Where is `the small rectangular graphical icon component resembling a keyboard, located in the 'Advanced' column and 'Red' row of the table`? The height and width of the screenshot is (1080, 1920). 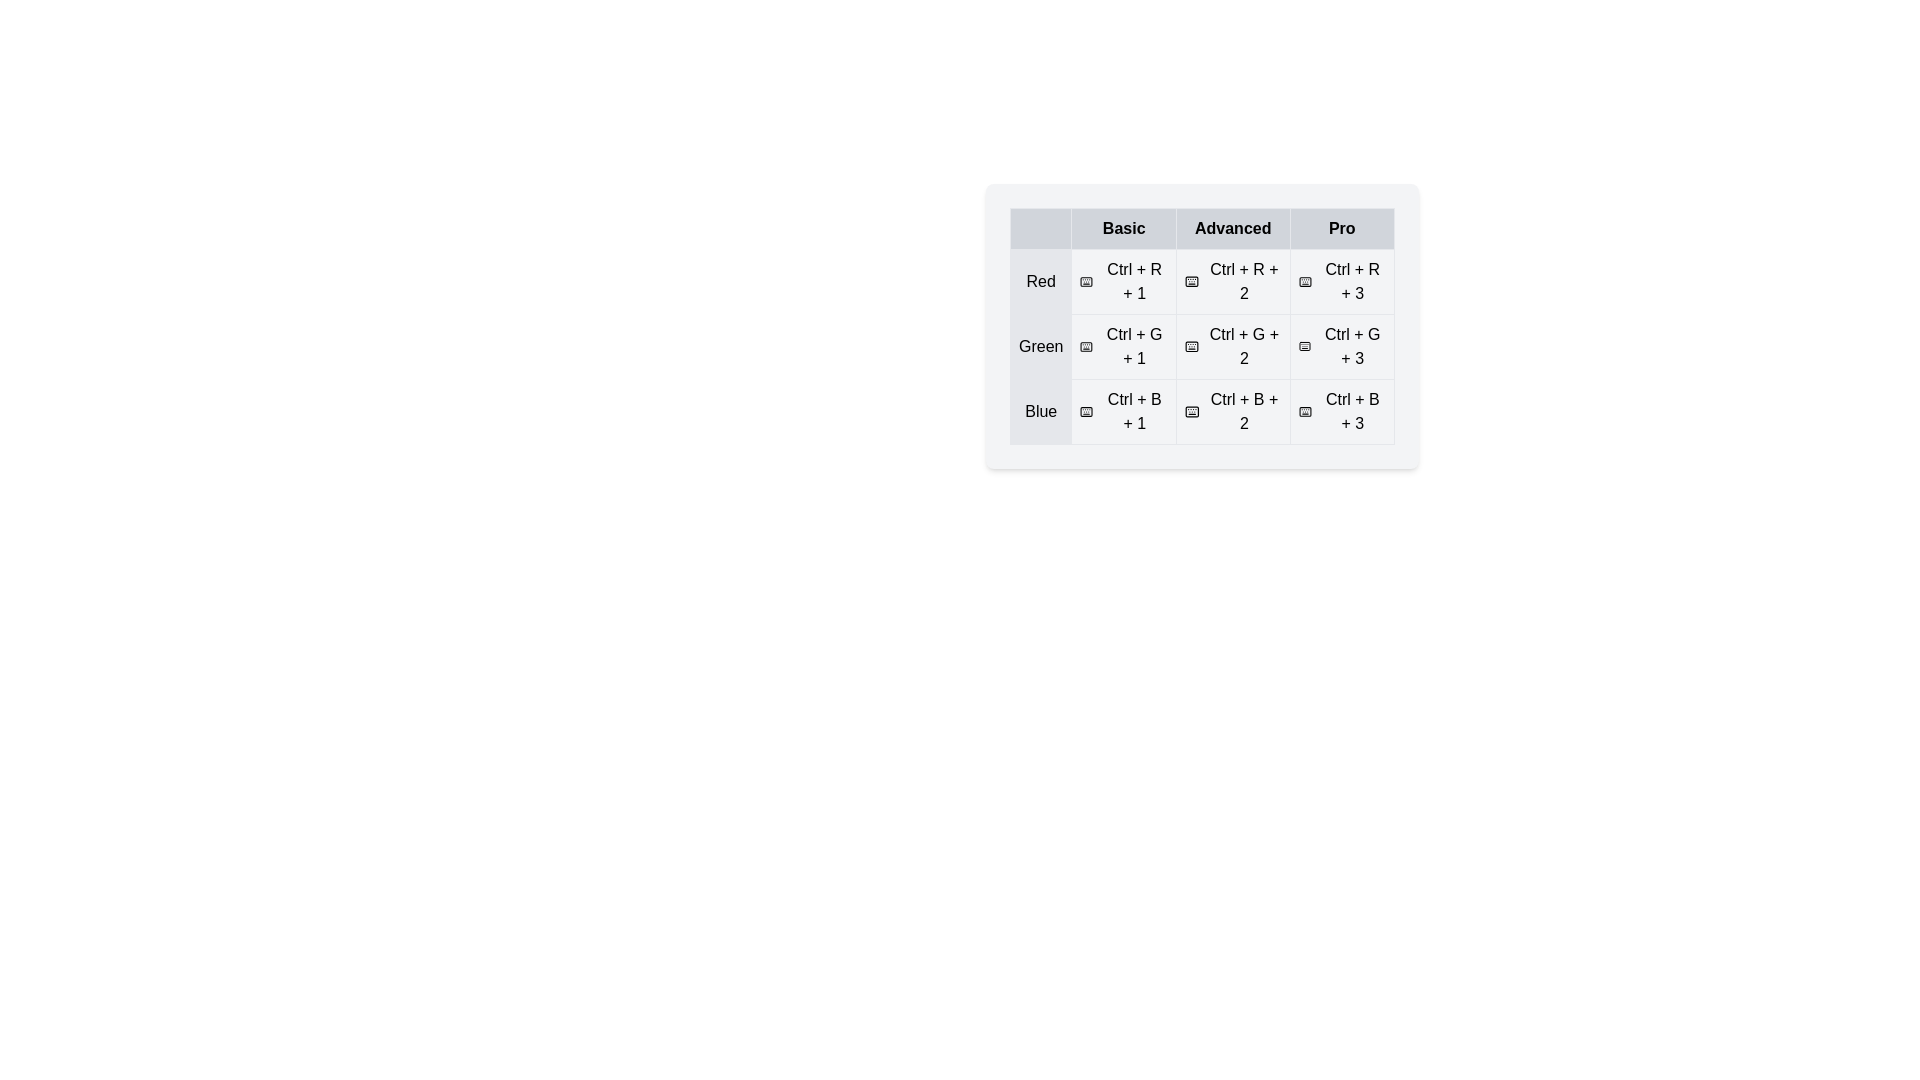 the small rectangular graphical icon component resembling a keyboard, located in the 'Advanced' column and 'Red' row of the table is located at coordinates (1305, 281).